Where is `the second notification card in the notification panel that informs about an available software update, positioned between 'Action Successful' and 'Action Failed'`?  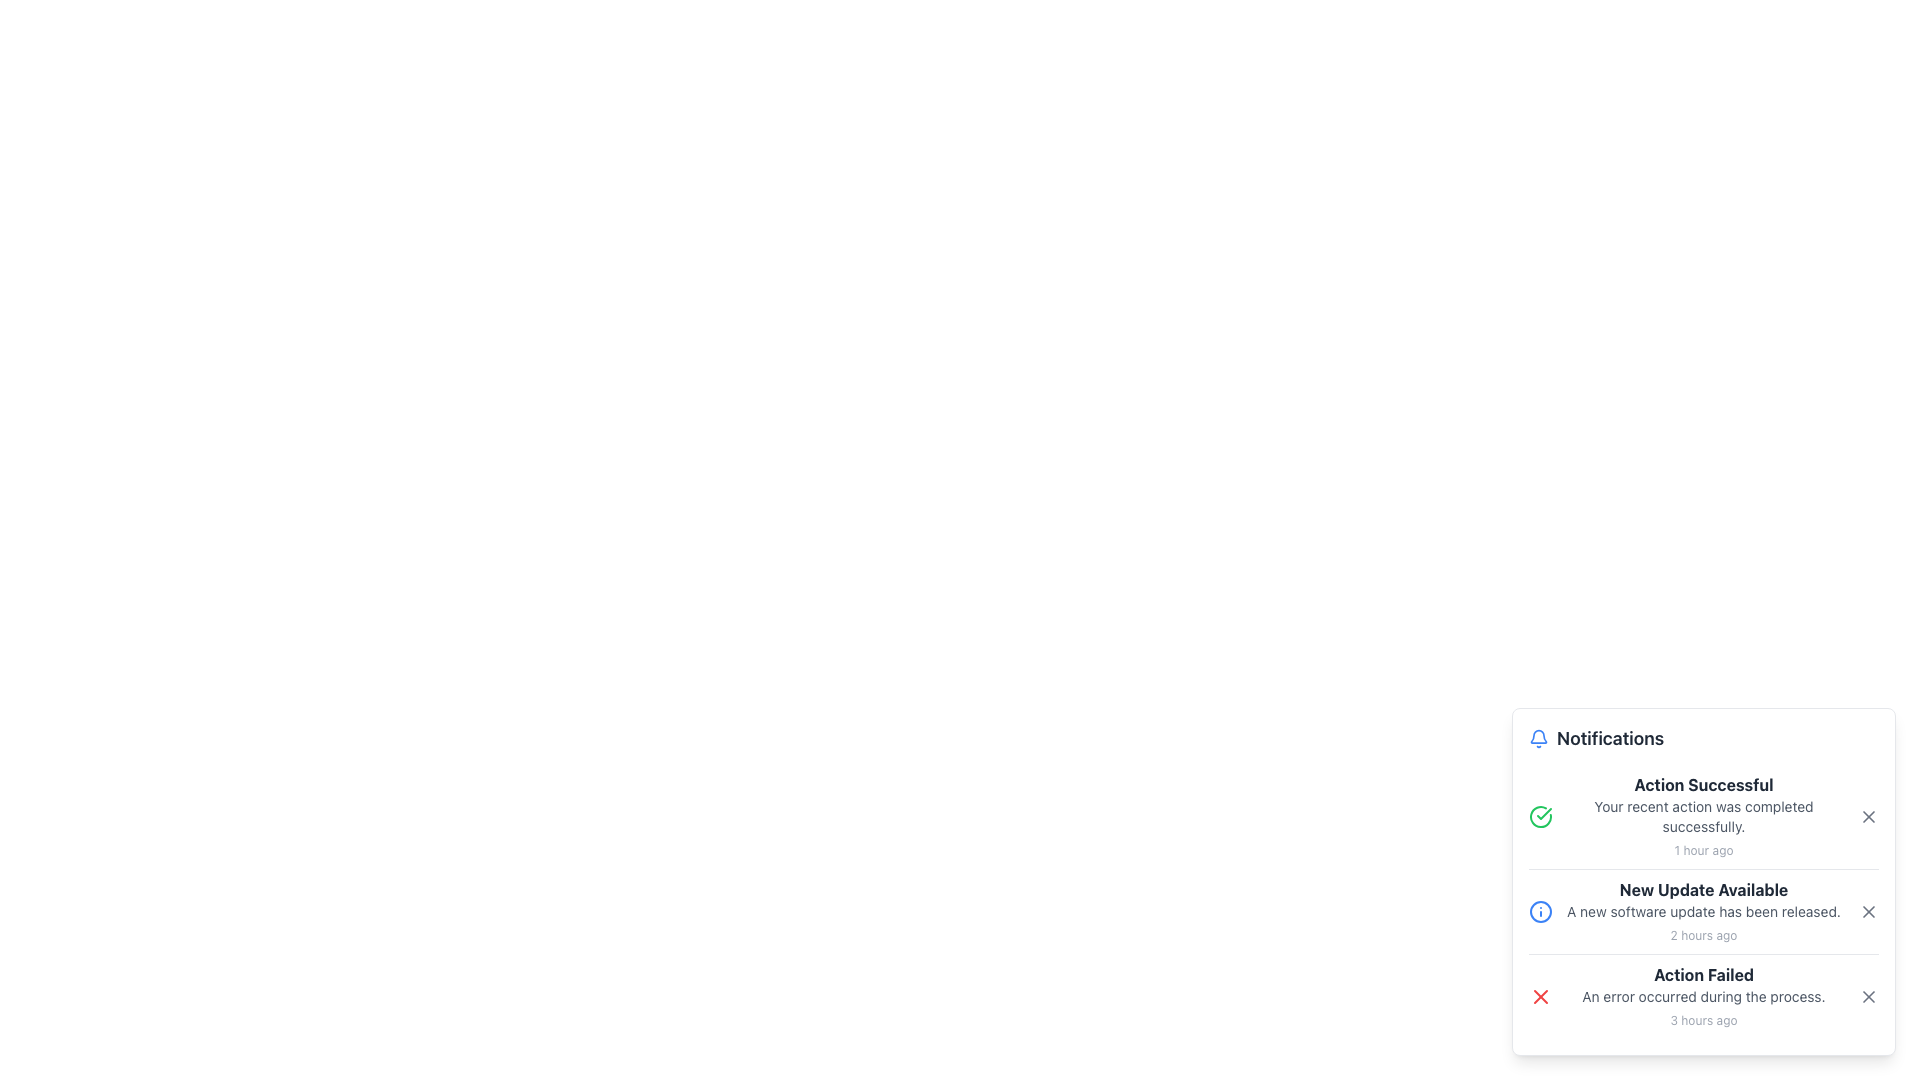
the second notification card in the notification panel that informs about an available software update, positioned between 'Action Successful' and 'Action Failed' is located at coordinates (1703, 910).